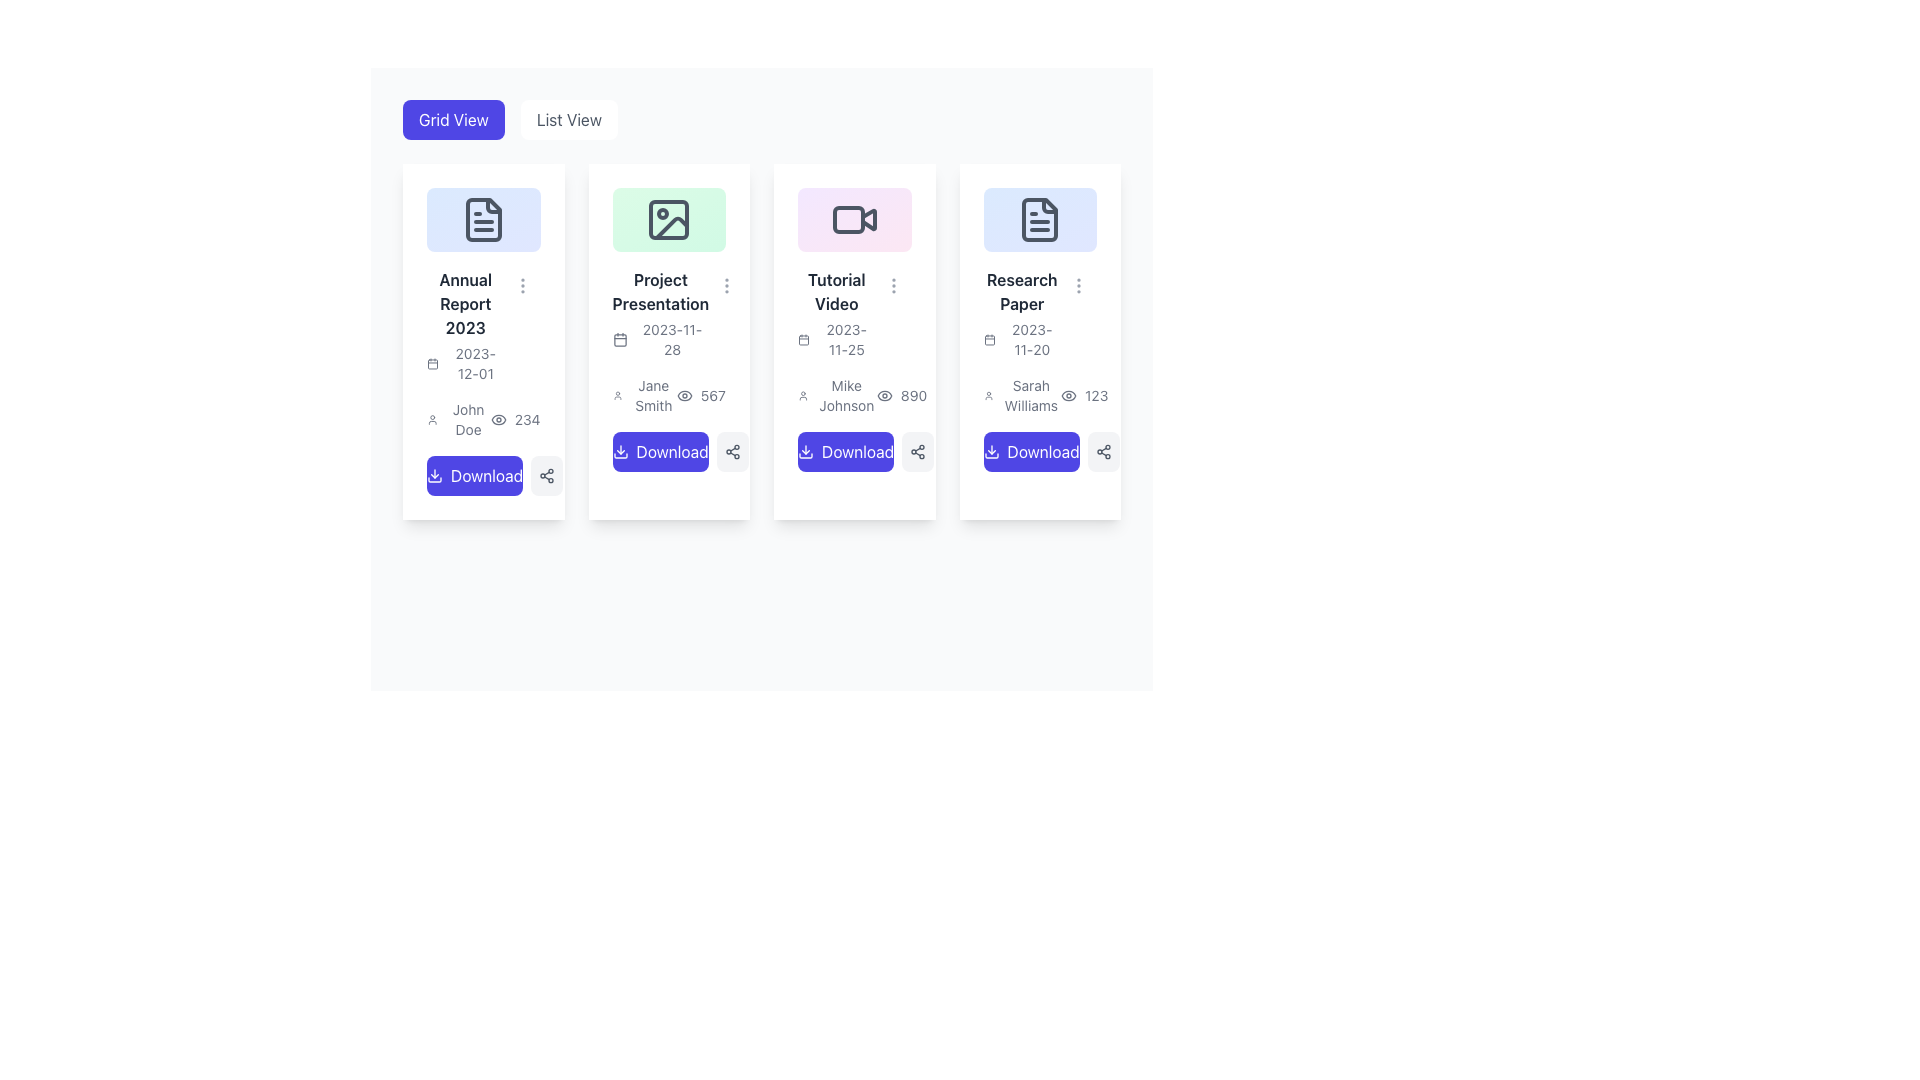 The height and width of the screenshot is (1080, 1920). I want to click on the date label located in the third card from the left, beneath the small calendar icon, which displays an associated deadline or event date, so click(846, 338).